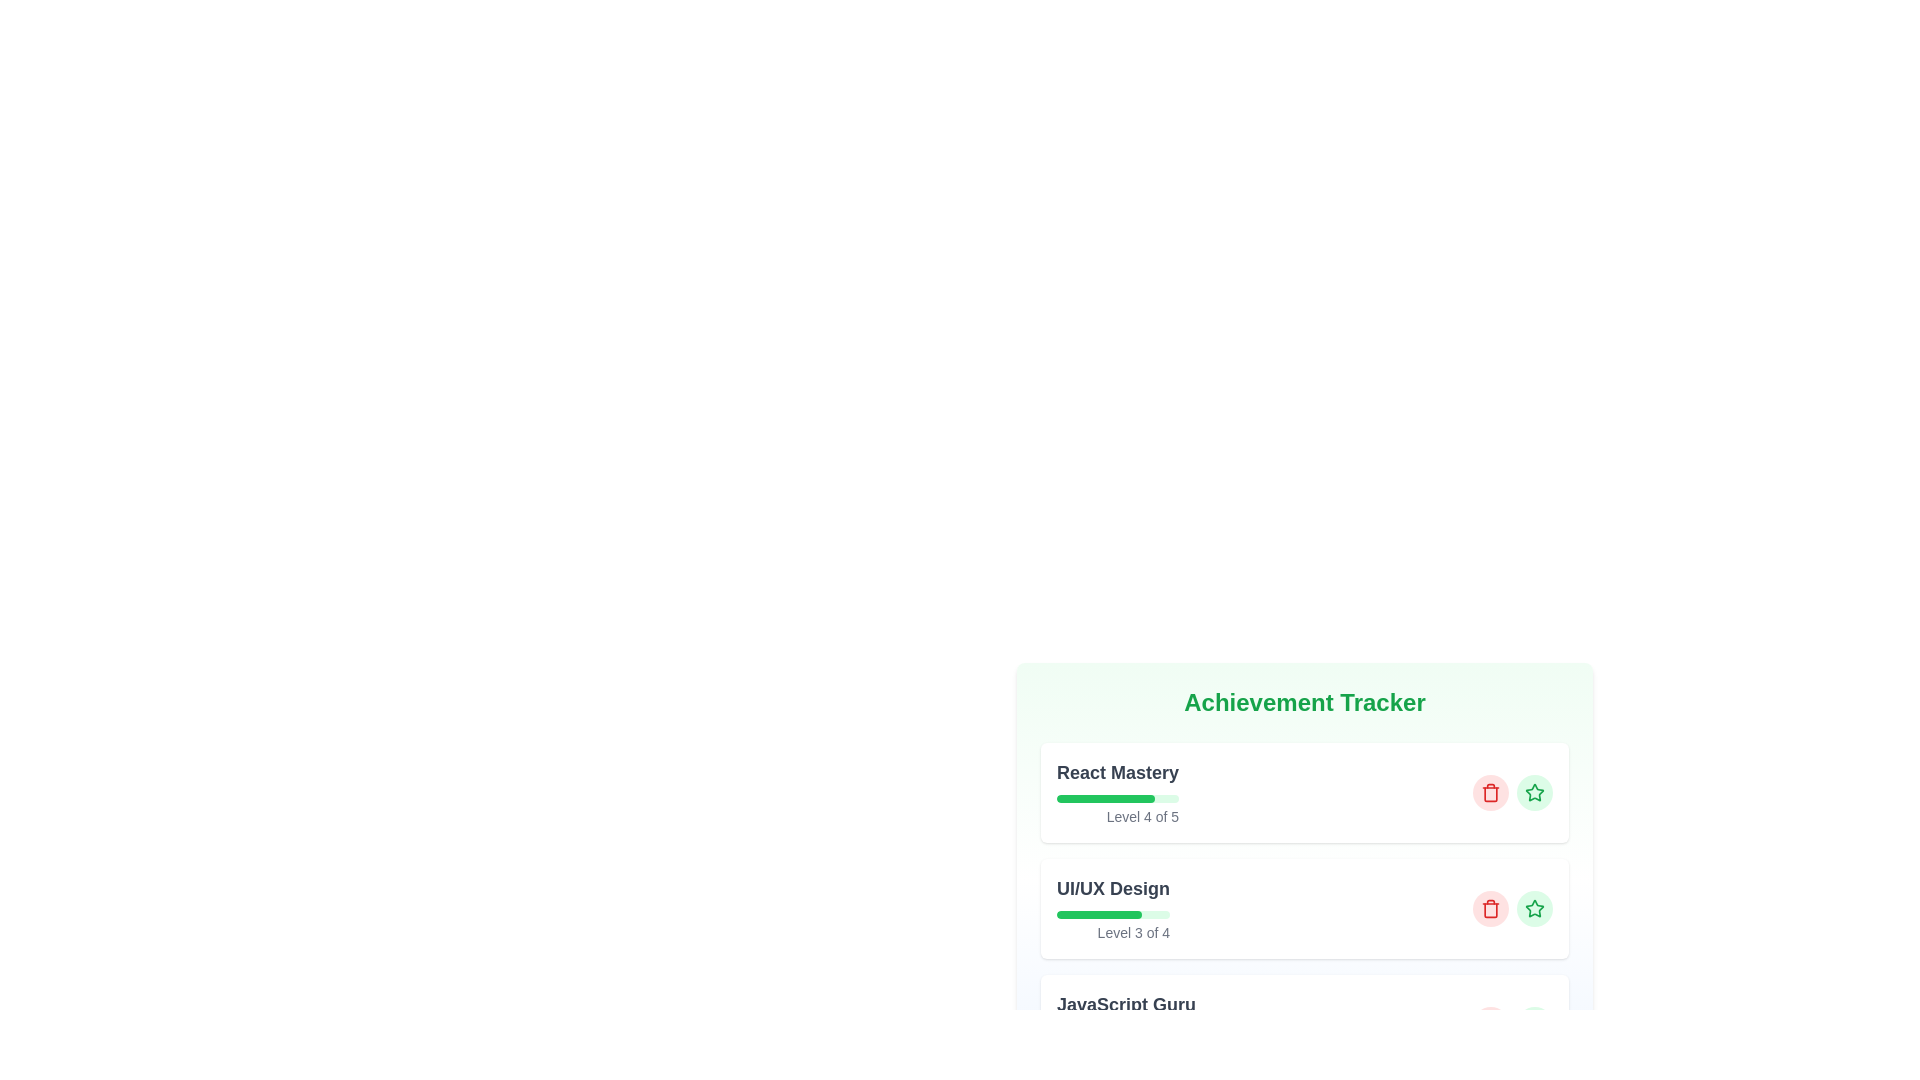  I want to click on the Progress Bar displaying mastery in 'React' located in the first card of the 'Achievement Tracker', so click(1117, 792).